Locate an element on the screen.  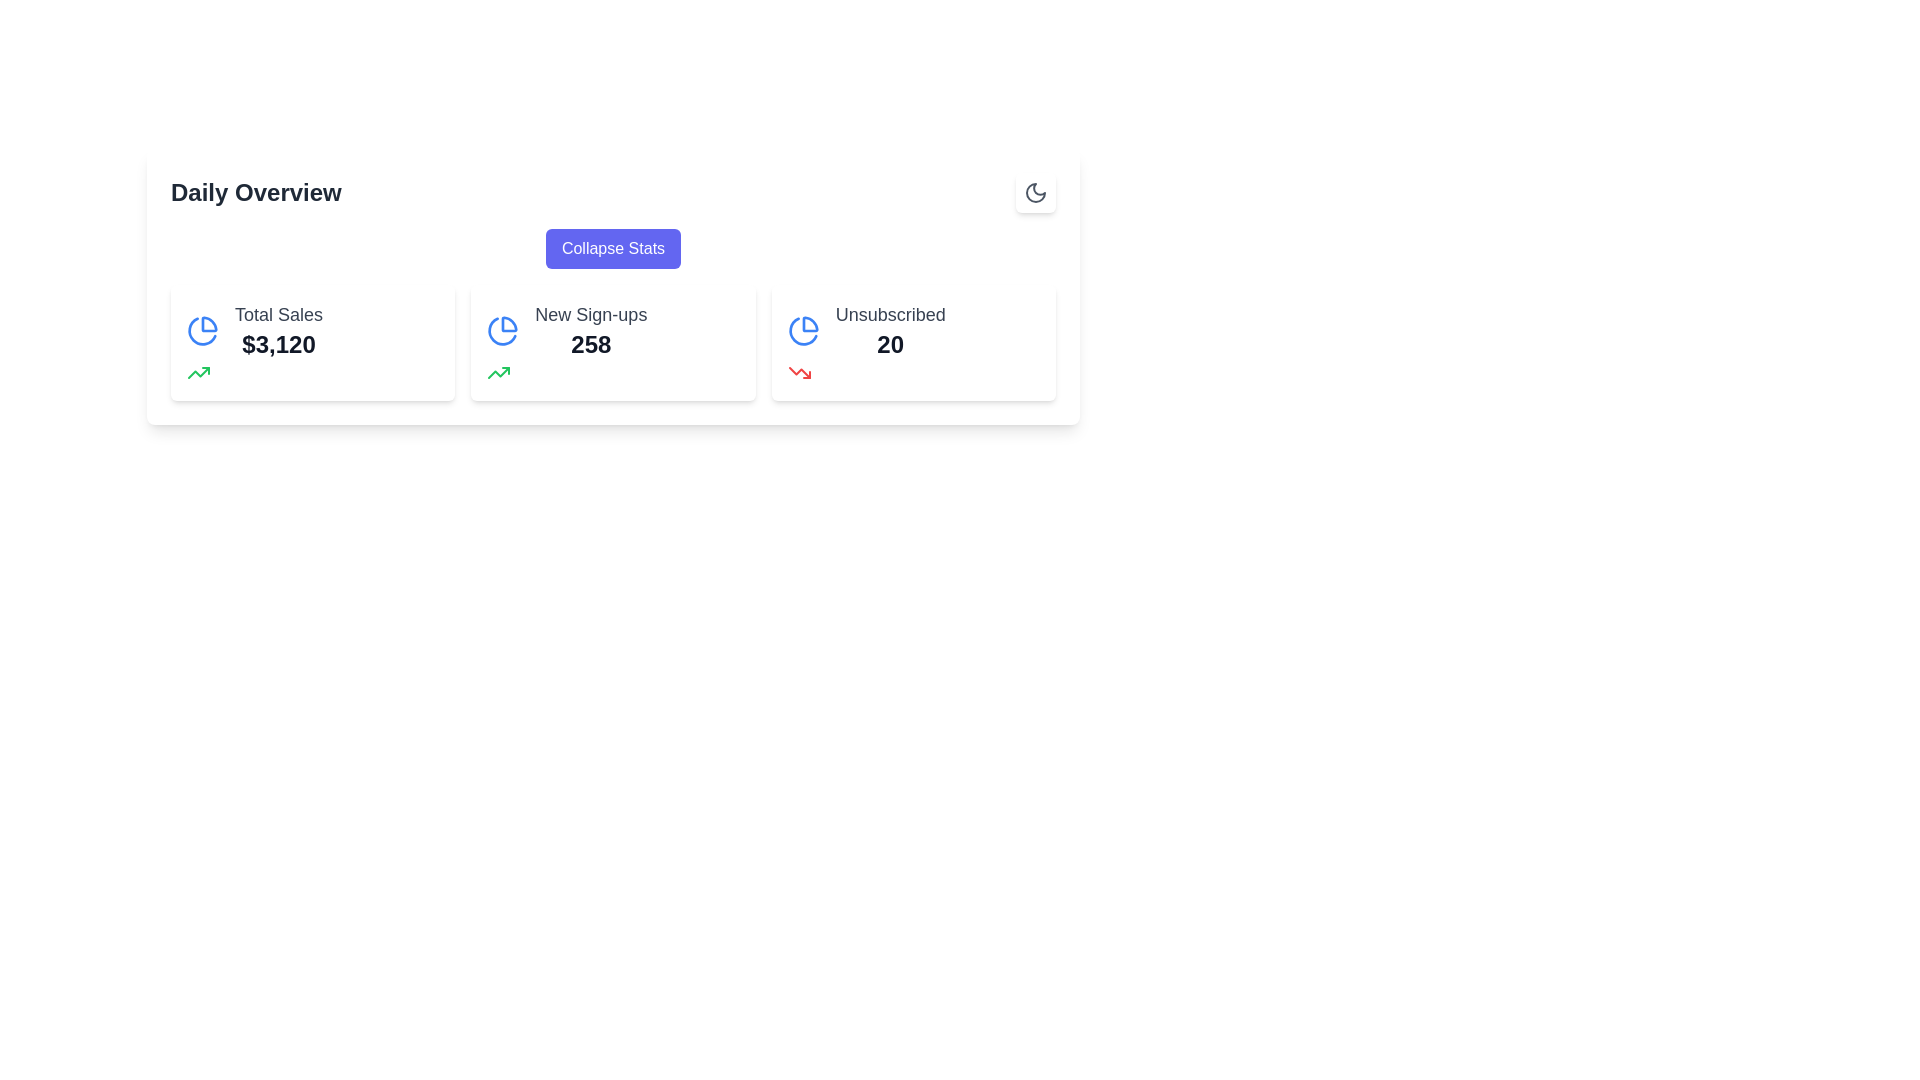
the 'Unsubscribed' users text label, which displays the count of unsubscribed users under the 'Daily Overview' heading is located at coordinates (889, 343).